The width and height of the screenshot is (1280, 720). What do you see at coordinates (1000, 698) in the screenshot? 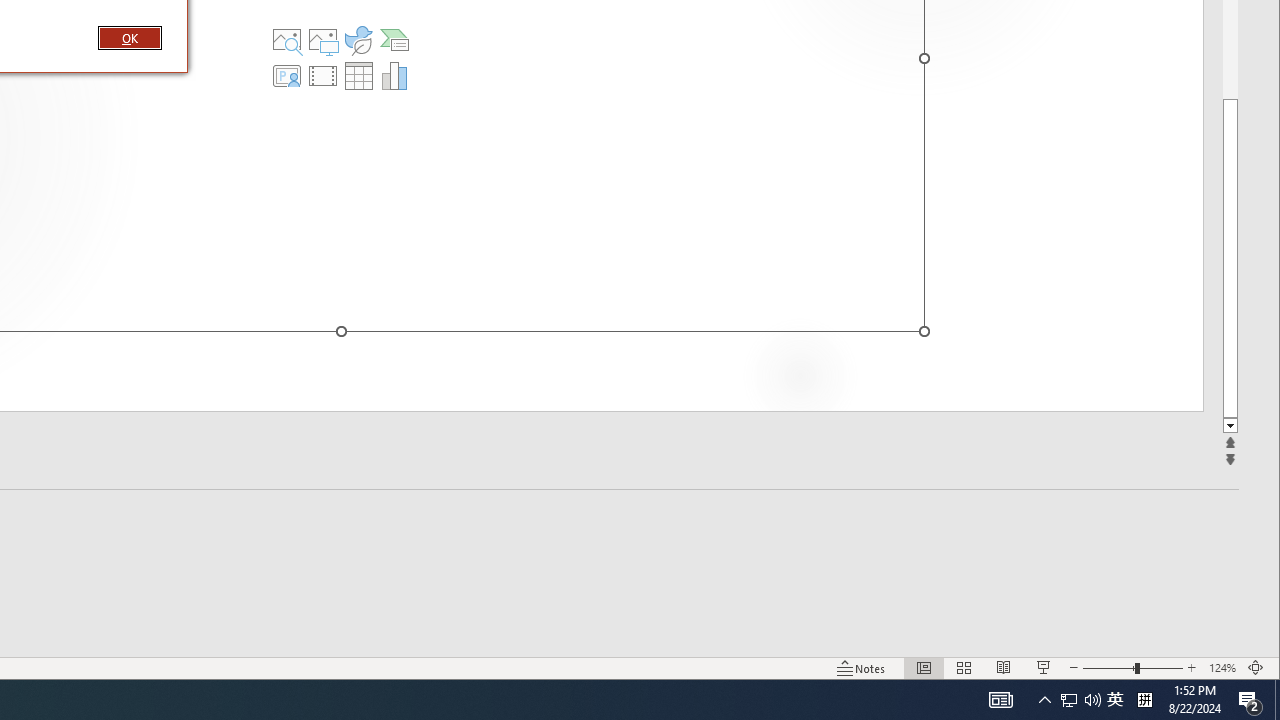
I see `'AutomationID: 4105'` at bounding box center [1000, 698].